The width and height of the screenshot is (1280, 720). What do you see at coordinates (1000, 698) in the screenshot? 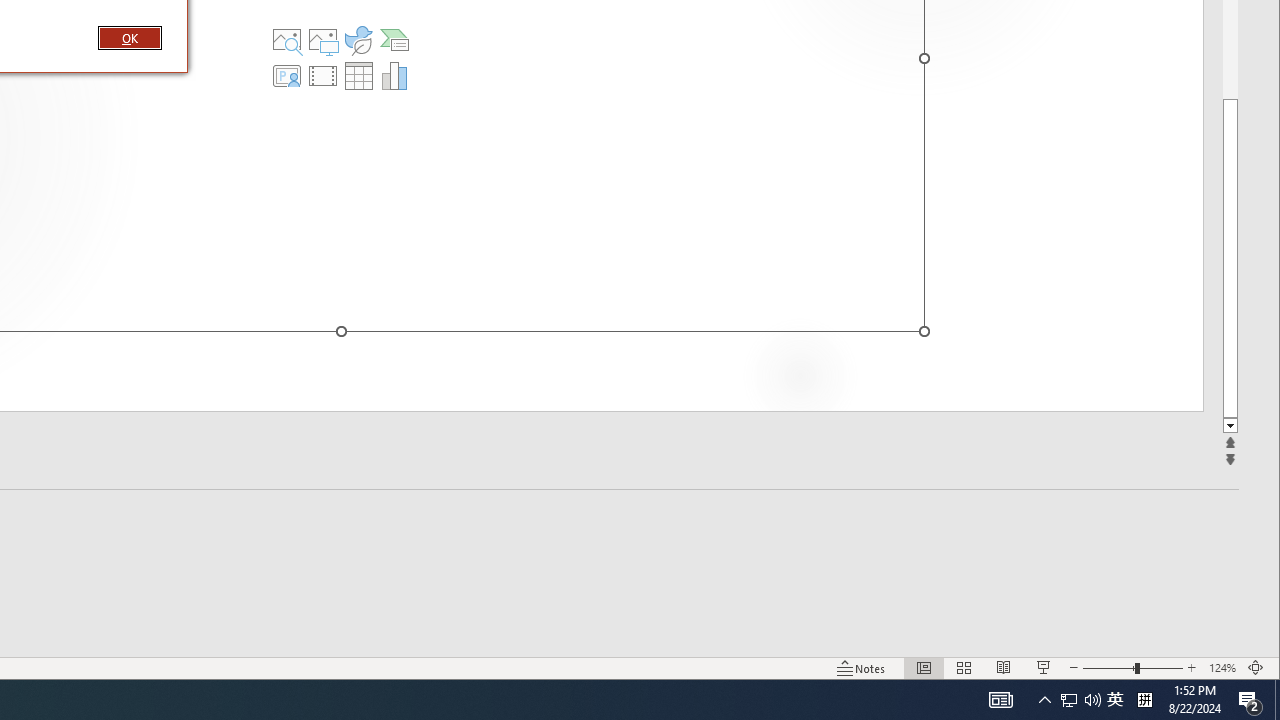
I see `'AutomationID: 4105'` at bounding box center [1000, 698].